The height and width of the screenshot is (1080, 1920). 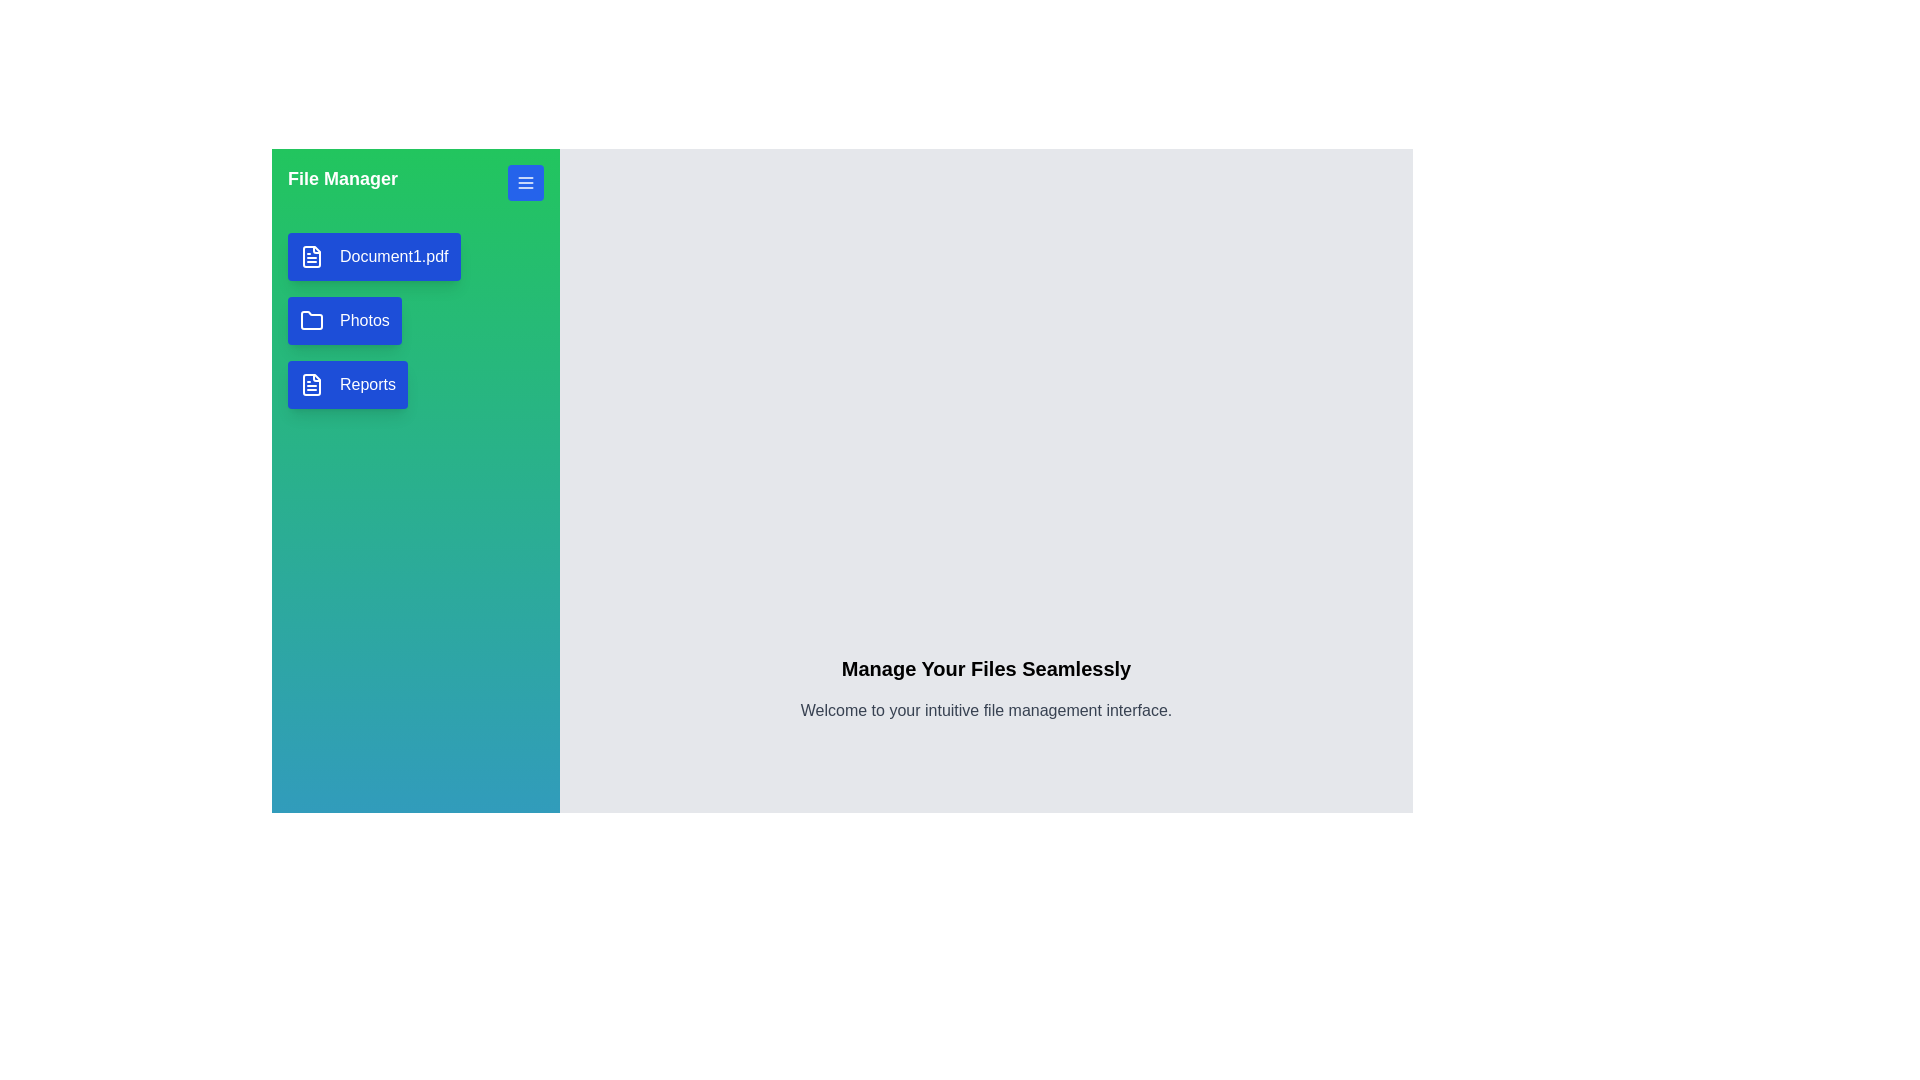 What do you see at coordinates (526, 182) in the screenshot?
I see `menu button in the top-right corner of the drawer to close it` at bounding box center [526, 182].